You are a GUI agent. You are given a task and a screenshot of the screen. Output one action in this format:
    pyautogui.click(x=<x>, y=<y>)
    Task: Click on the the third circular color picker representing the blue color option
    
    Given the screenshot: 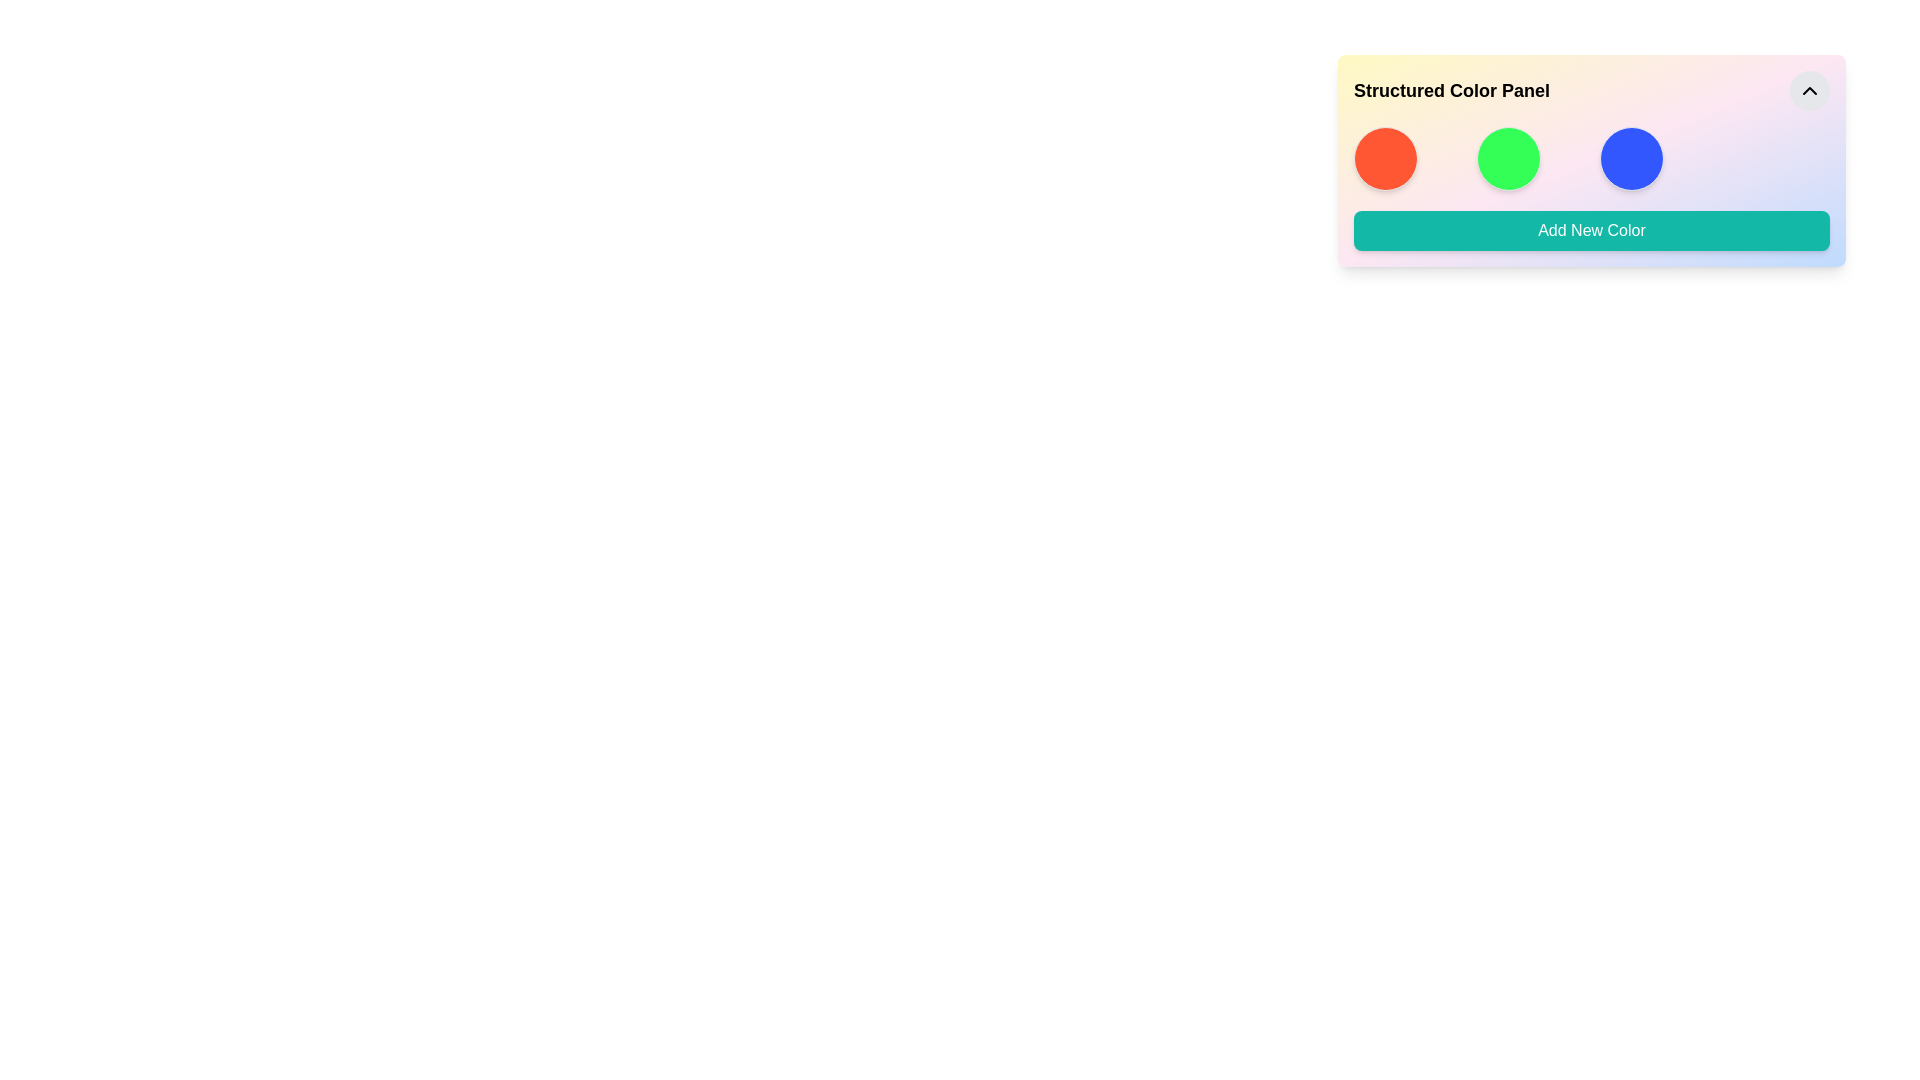 What is the action you would take?
    pyautogui.click(x=1591, y=160)
    